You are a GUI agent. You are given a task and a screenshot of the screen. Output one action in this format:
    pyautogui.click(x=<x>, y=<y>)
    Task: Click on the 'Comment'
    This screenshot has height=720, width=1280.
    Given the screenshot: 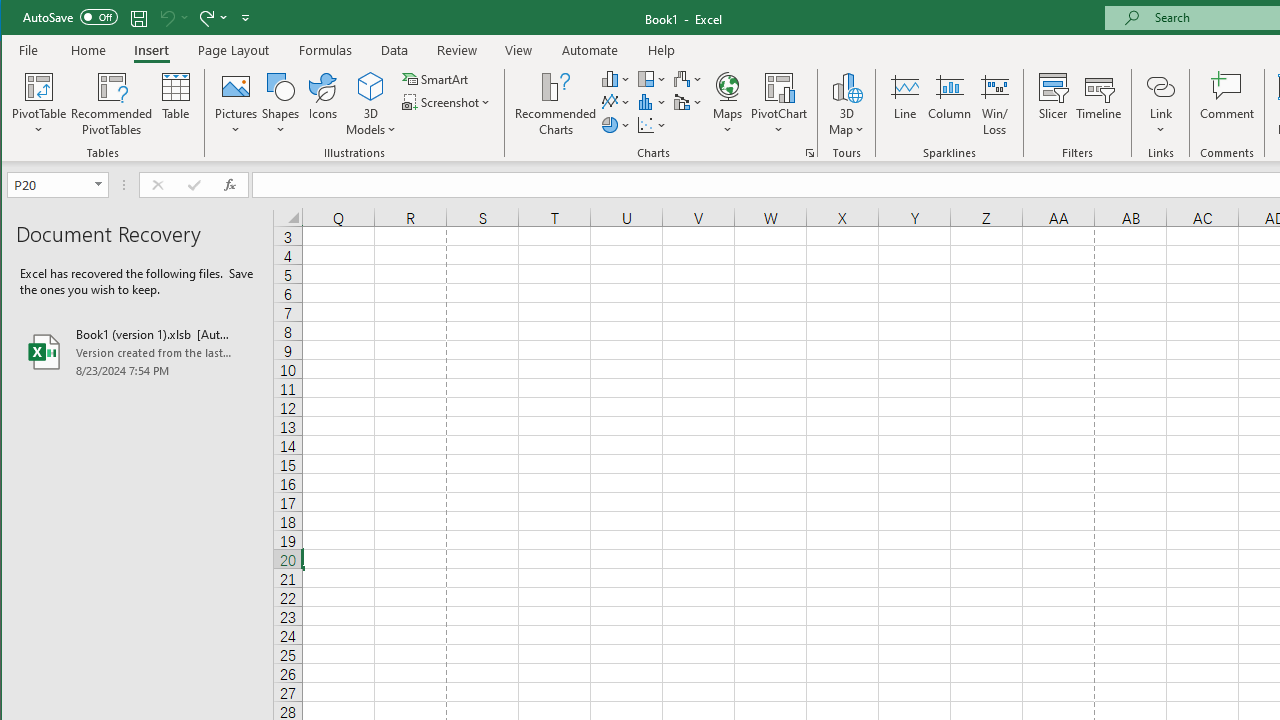 What is the action you would take?
    pyautogui.click(x=1226, y=104)
    